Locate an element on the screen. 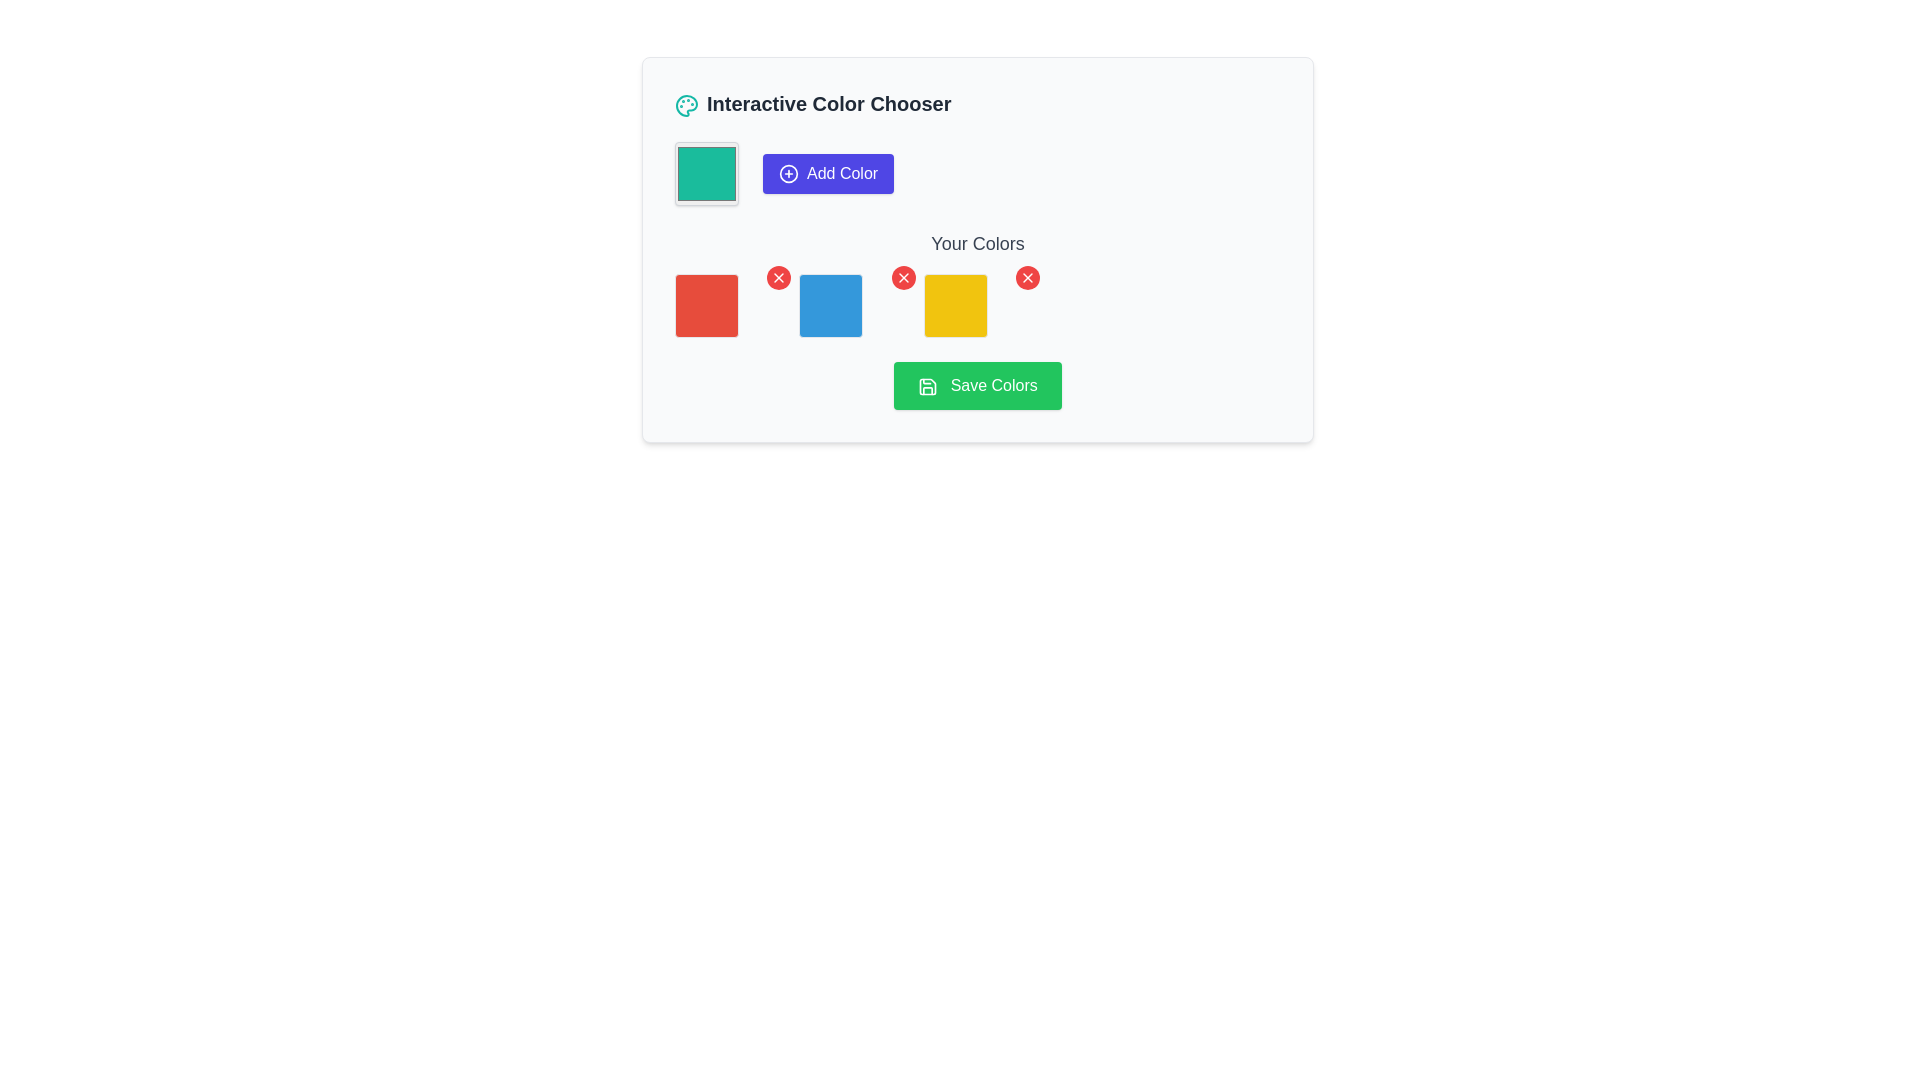  the SVG circle element that is part of the 'circle plus' icon, located to the left of the 'Add Color' button is located at coordinates (787, 172).